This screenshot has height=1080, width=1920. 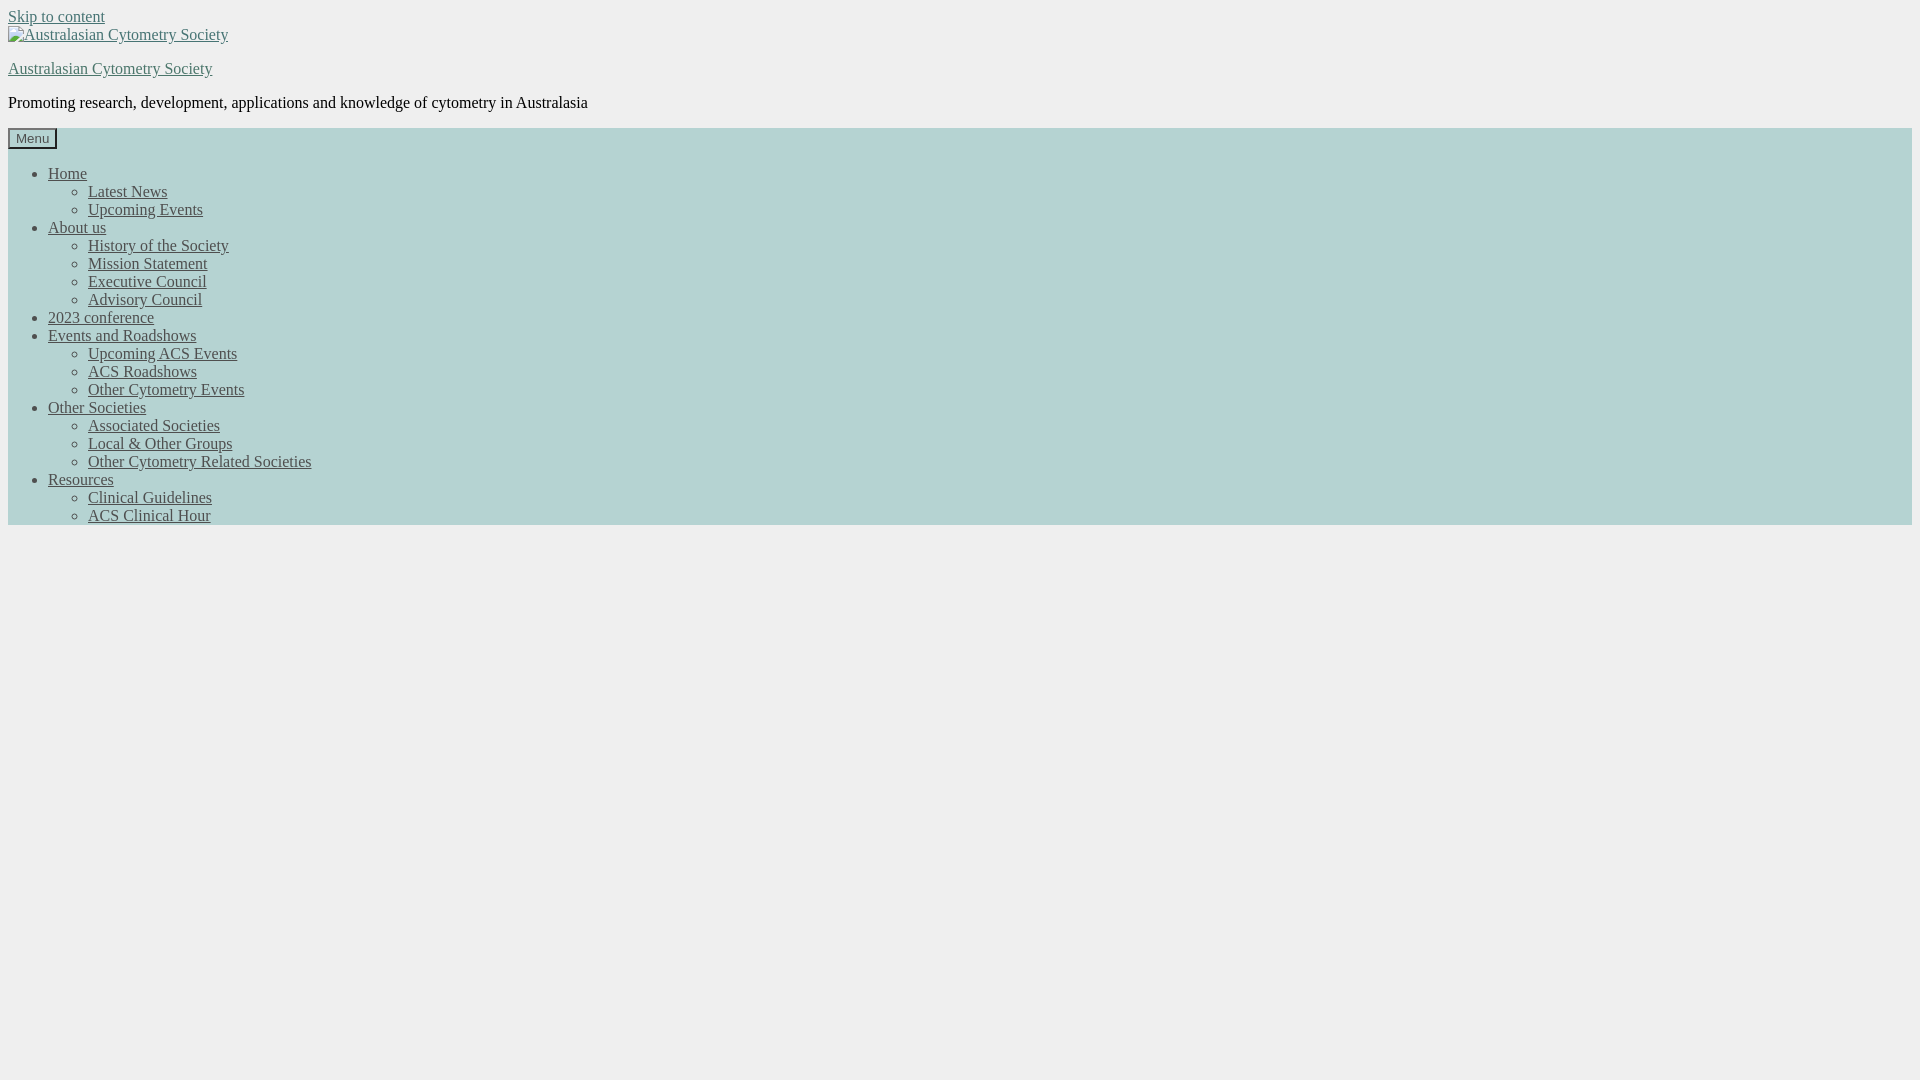 I want to click on 'Other Societies', so click(x=95, y=406).